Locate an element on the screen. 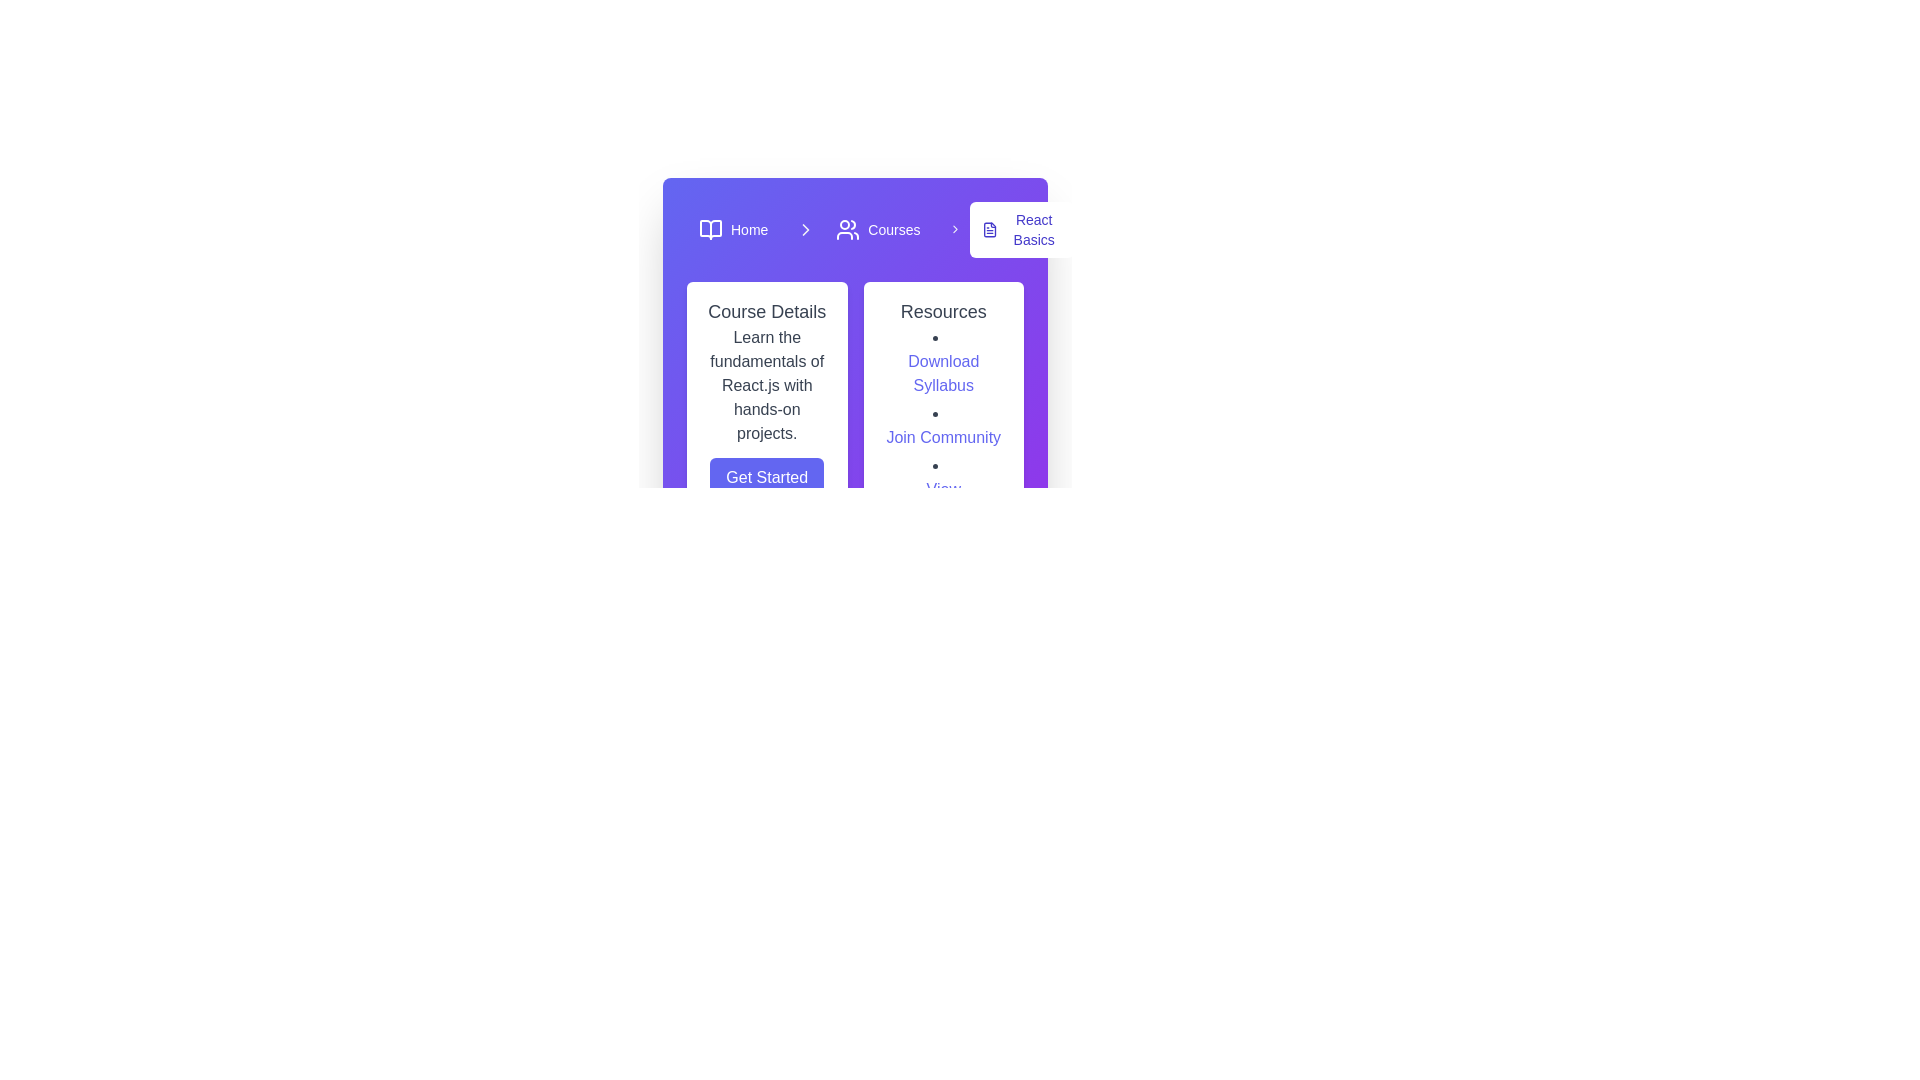  the text 'React Basics' in the navigation menu is located at coordinates (1034, 229).